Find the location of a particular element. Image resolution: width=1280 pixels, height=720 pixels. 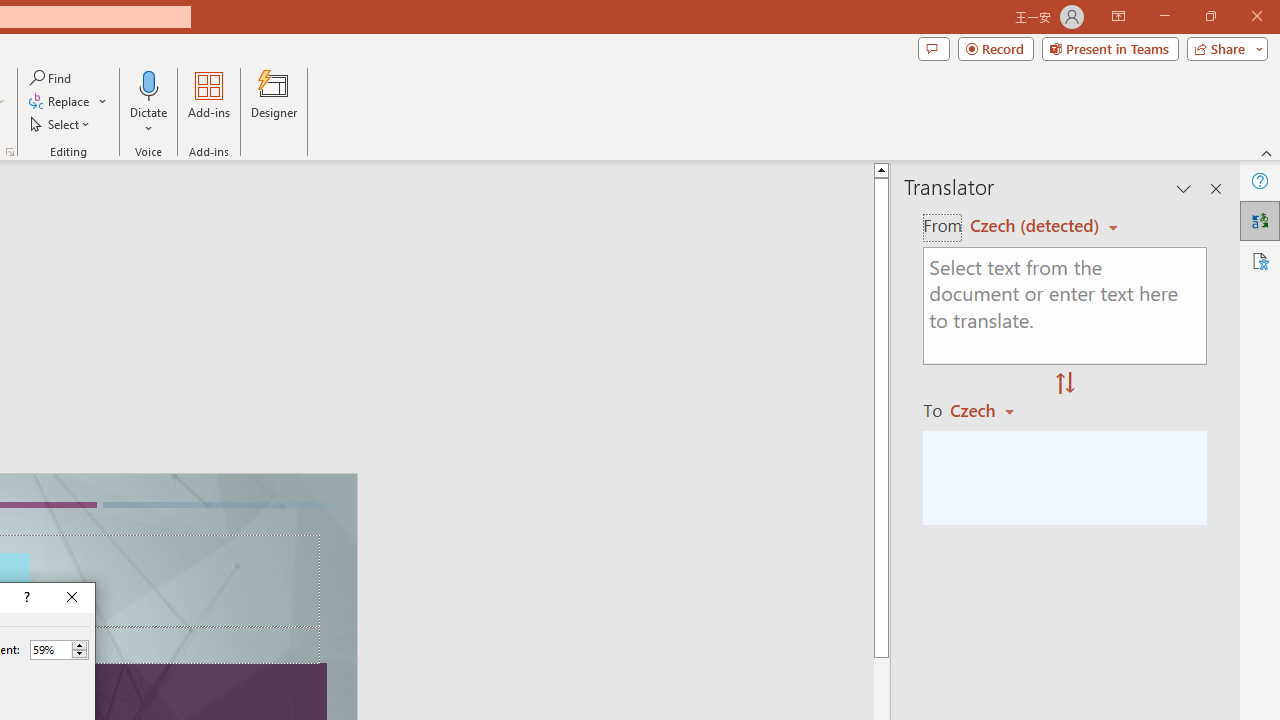

'Percent' is located at coordinates (50, 649).